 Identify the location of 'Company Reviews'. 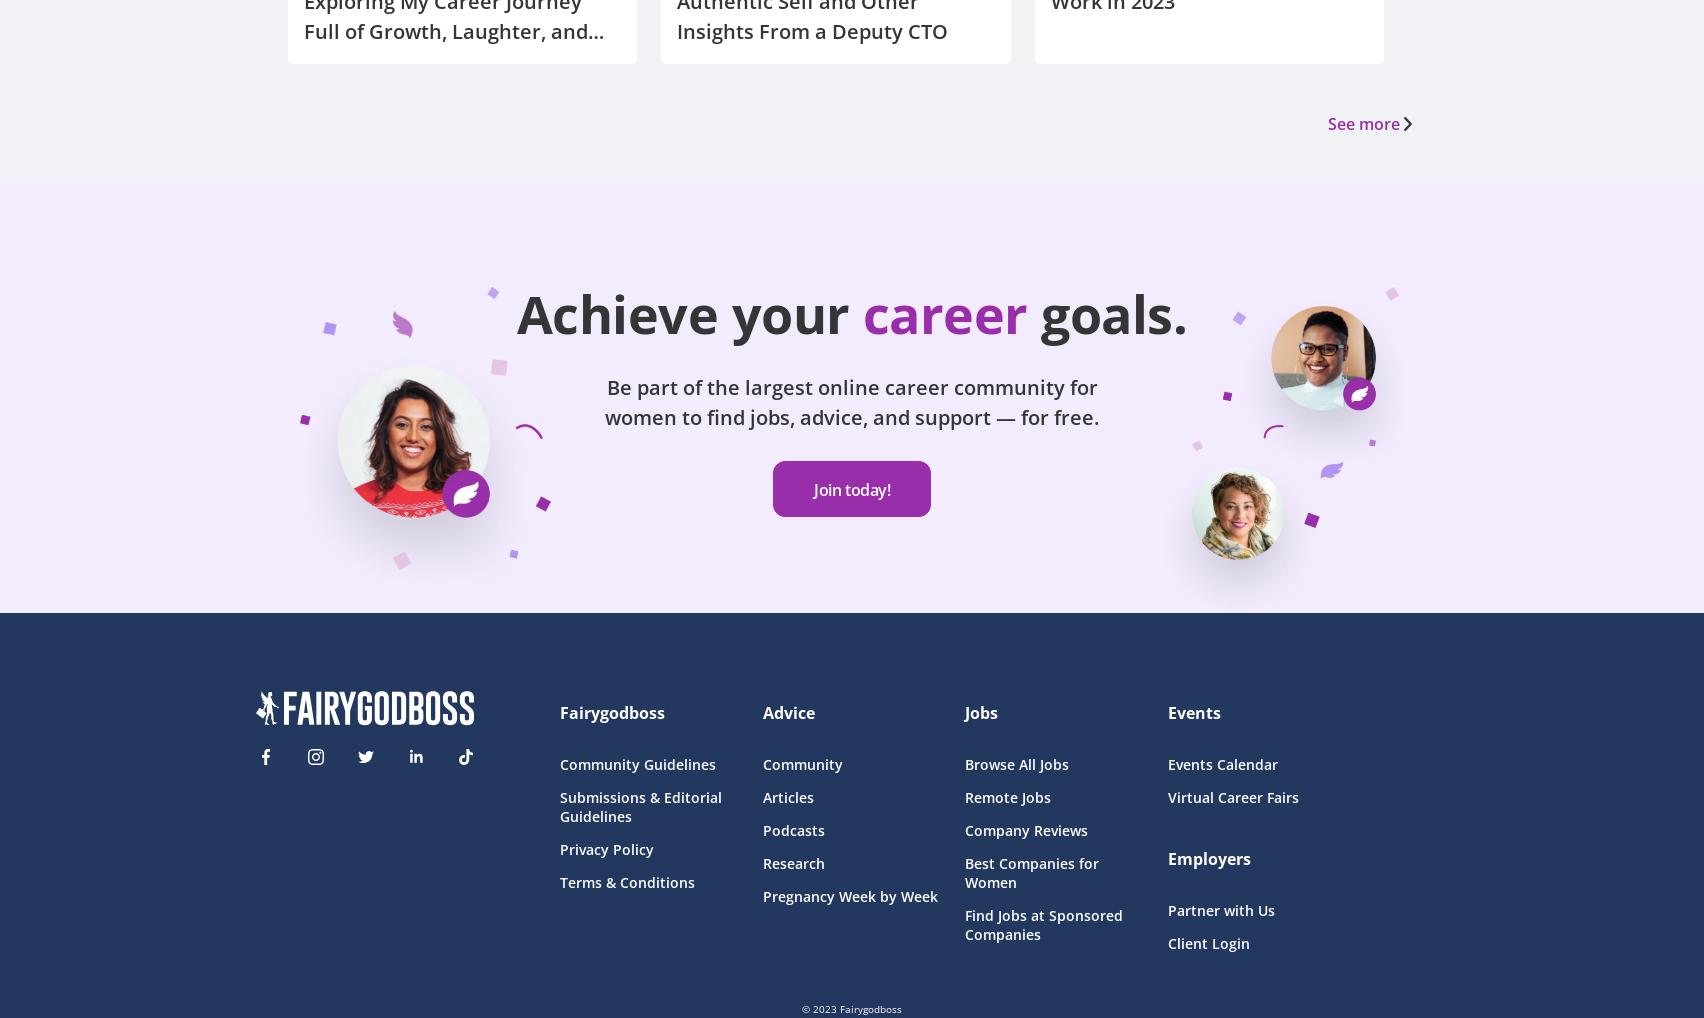
(964, 828).